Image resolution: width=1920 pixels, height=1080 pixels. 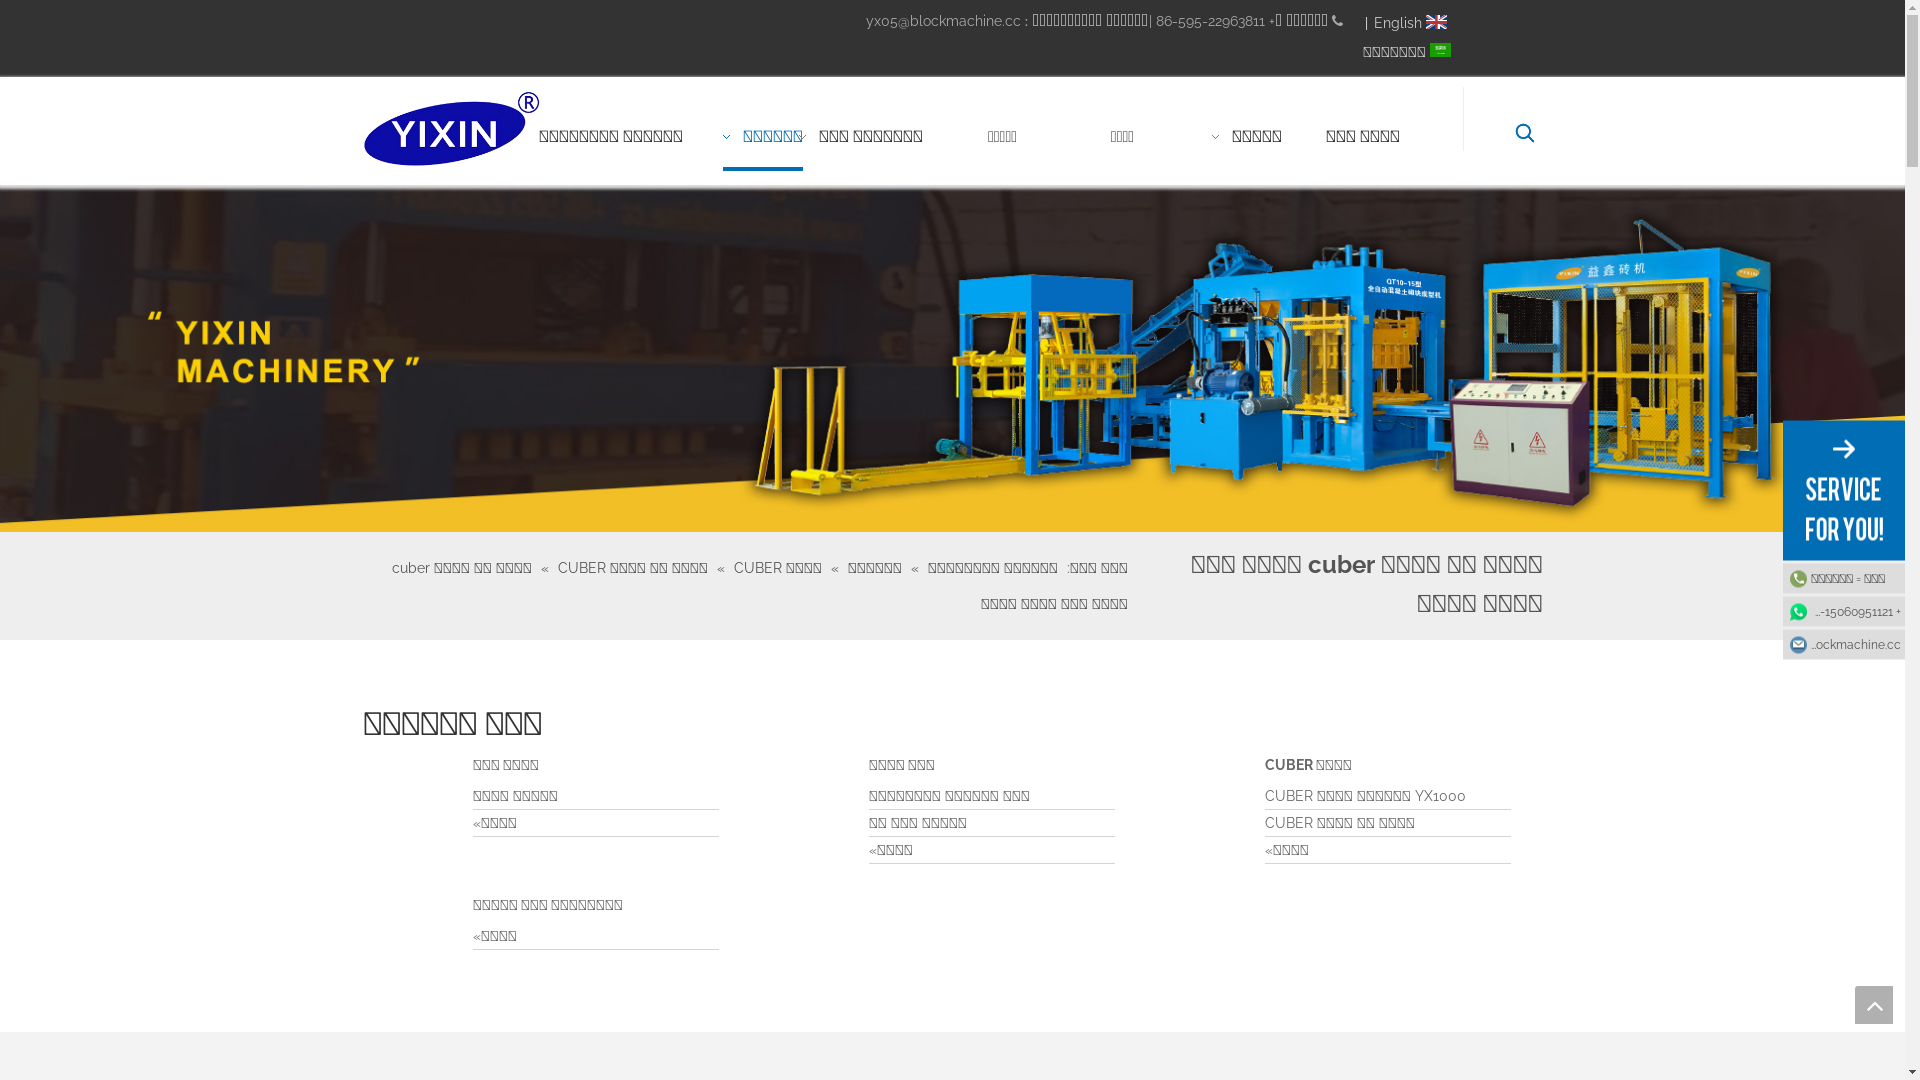 I want to click on 'B5', so click(x=951, y=356).